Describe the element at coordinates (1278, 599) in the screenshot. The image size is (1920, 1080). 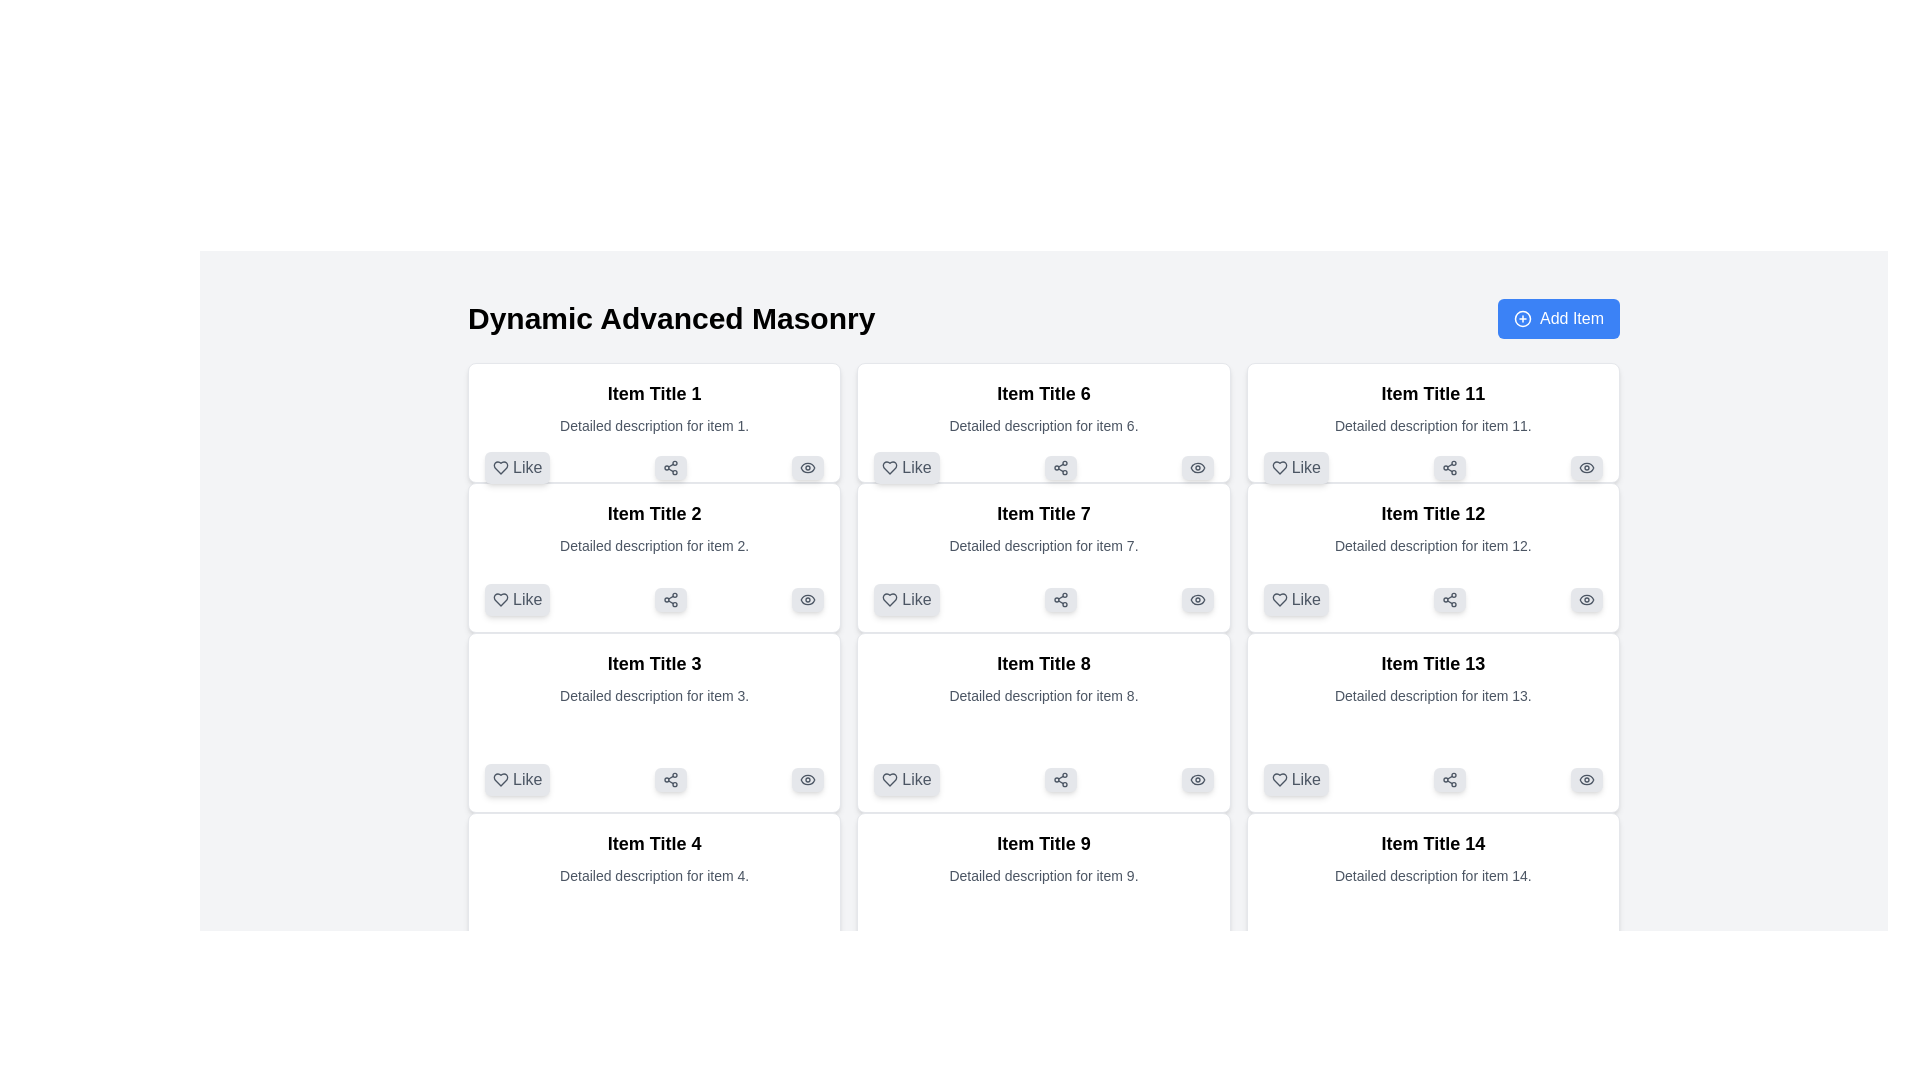
I see `the tooltip for the heart-shaped icon used for liking or favoriting an item titled 'Item Title 12'` at that location.